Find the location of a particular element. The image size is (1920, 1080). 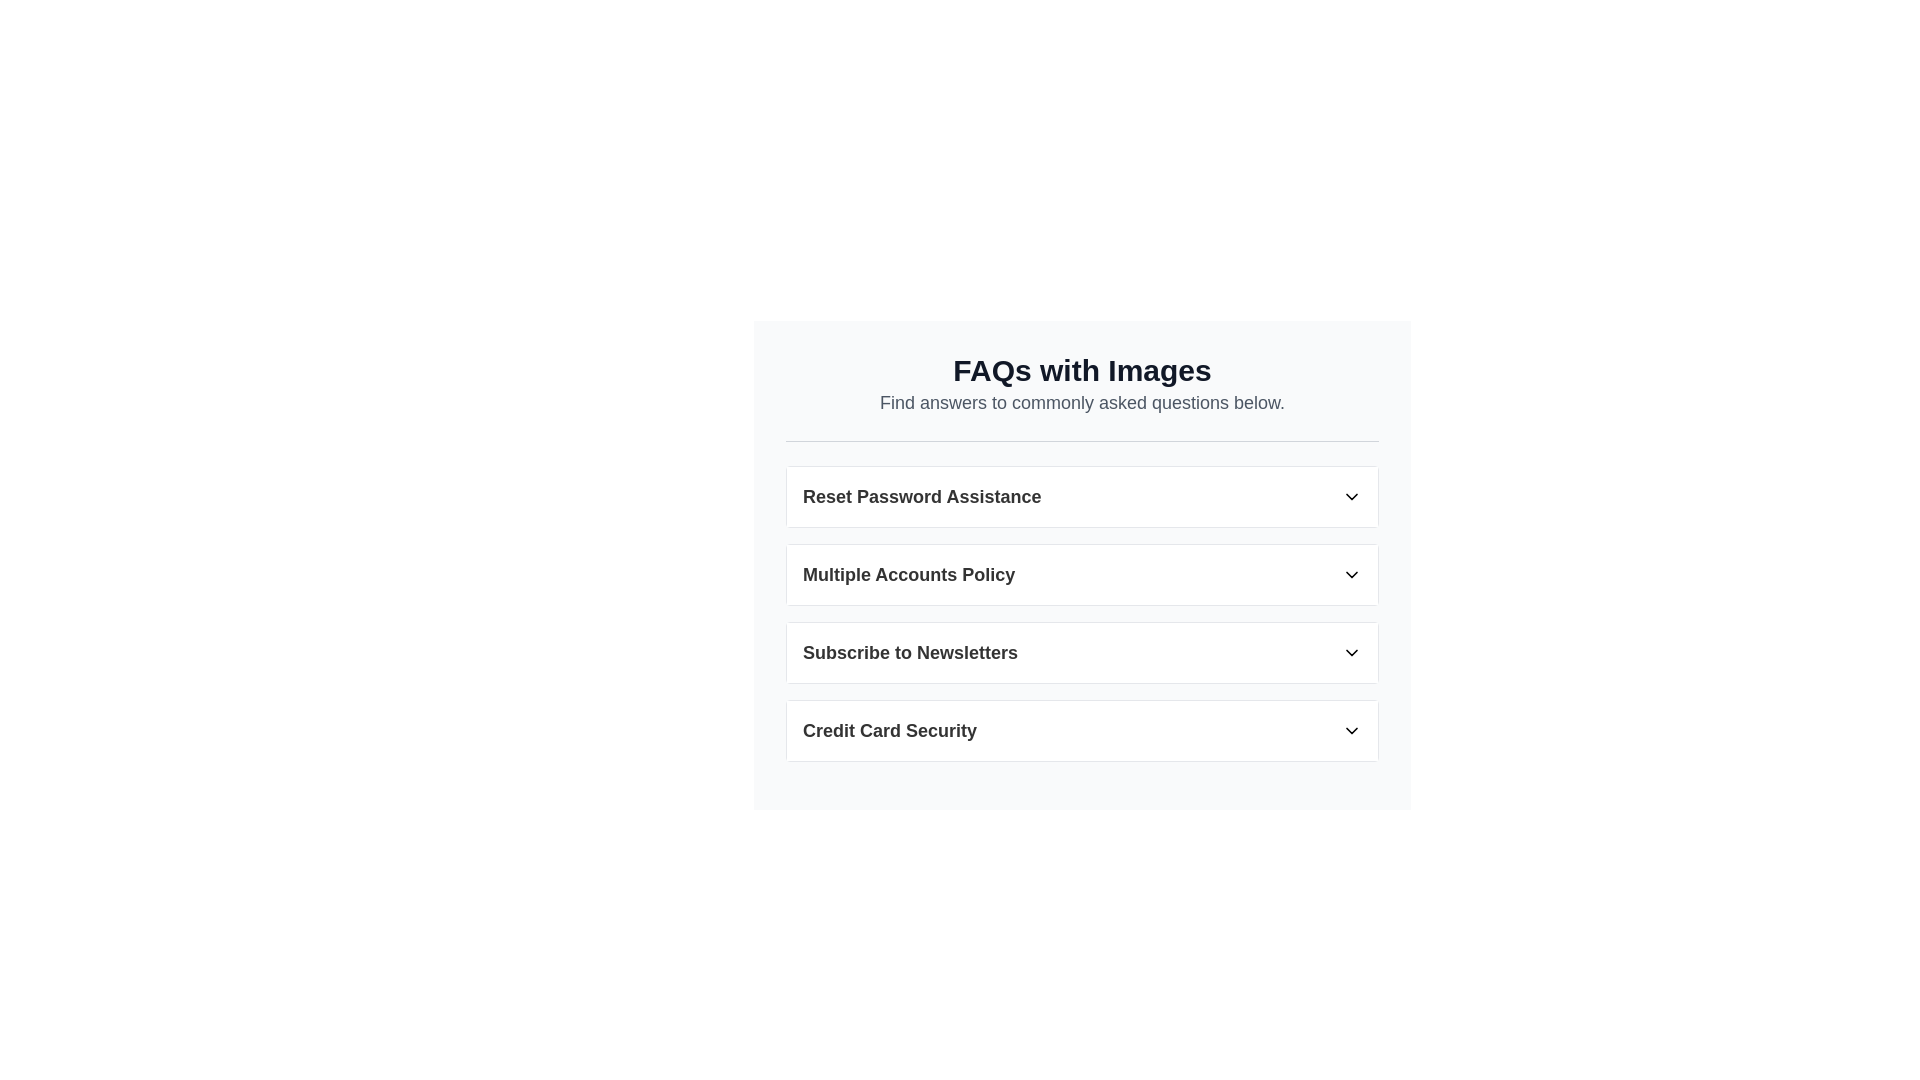

the second item in the 'FAQs with Images' list, which provides information on managing multiple accounts is located at coordinates (1081, 557).